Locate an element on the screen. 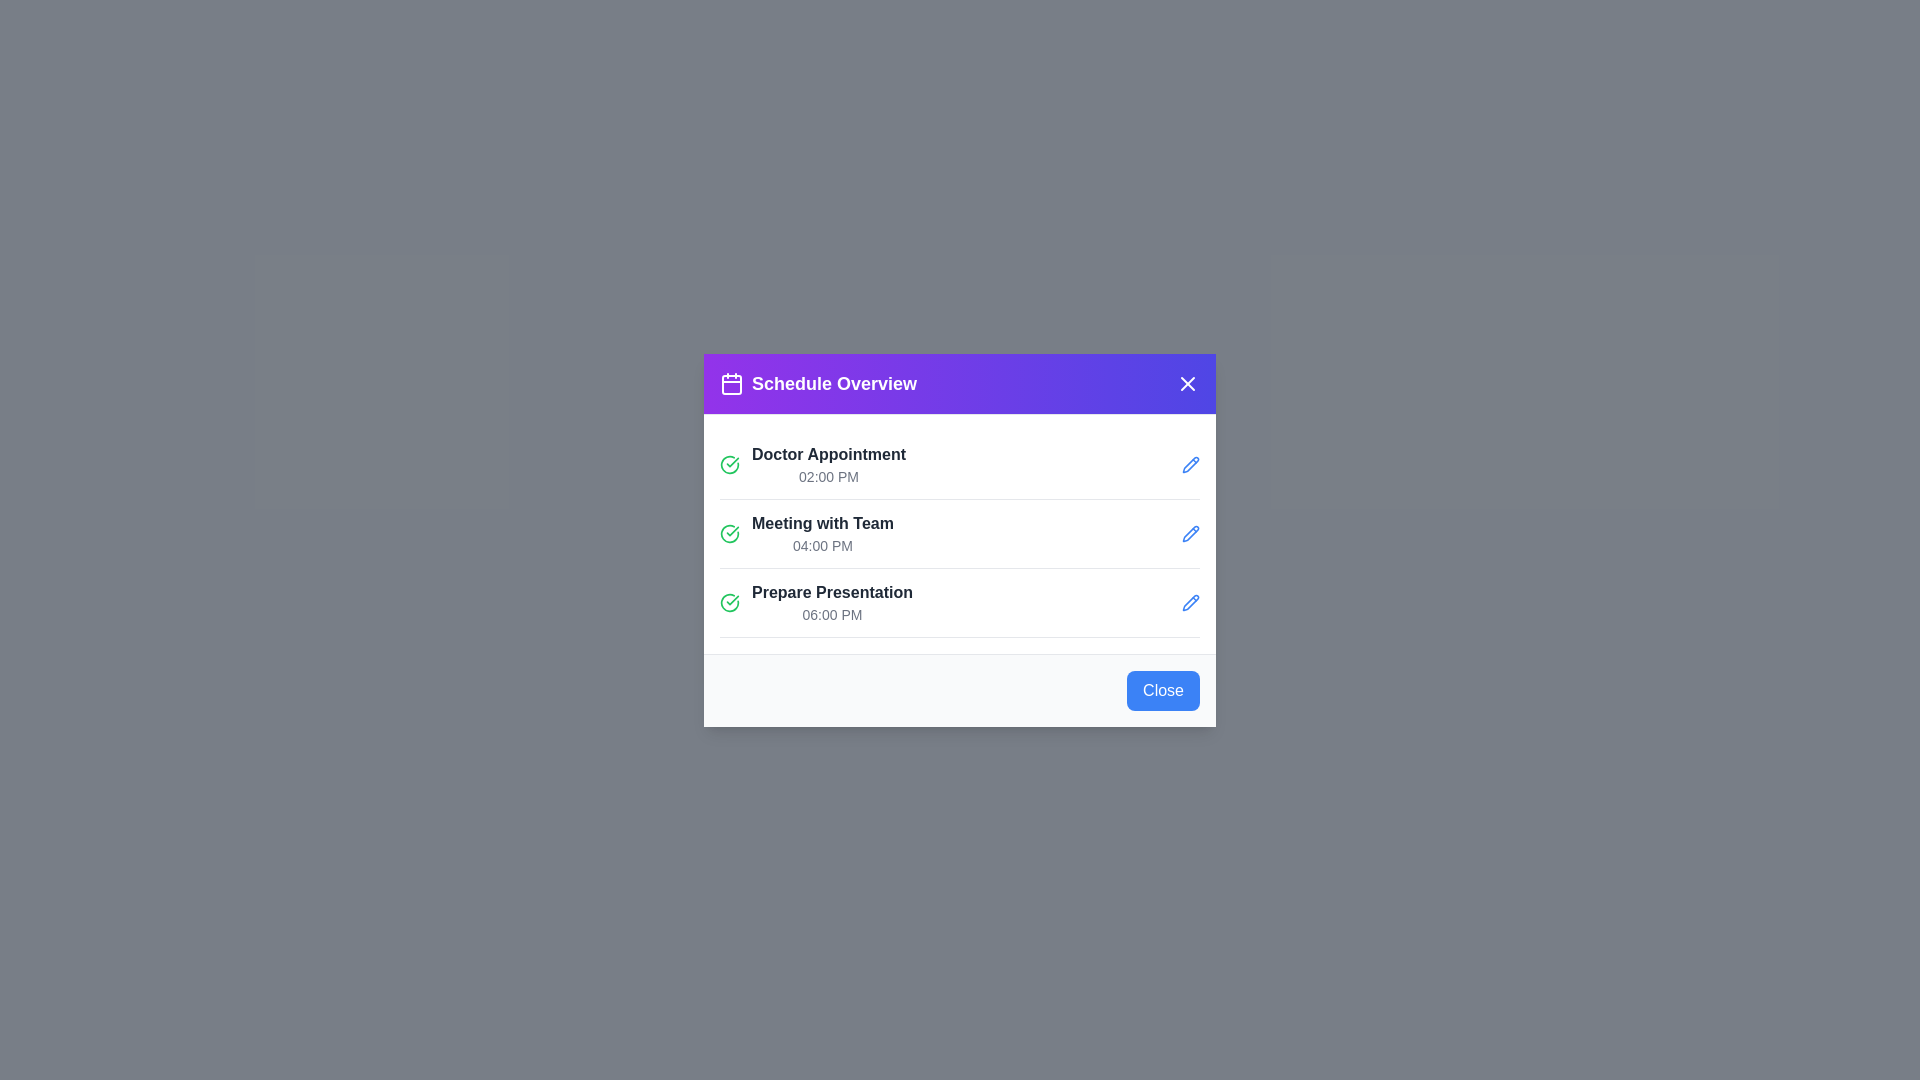 The height and width of the screenshot is (1080, 1920). title text 'Schedule Overview' which is styled with bold and large typography and is accompanied by a calendar icon, located in the header bar of a popup window is located at coordinates (818, 383).